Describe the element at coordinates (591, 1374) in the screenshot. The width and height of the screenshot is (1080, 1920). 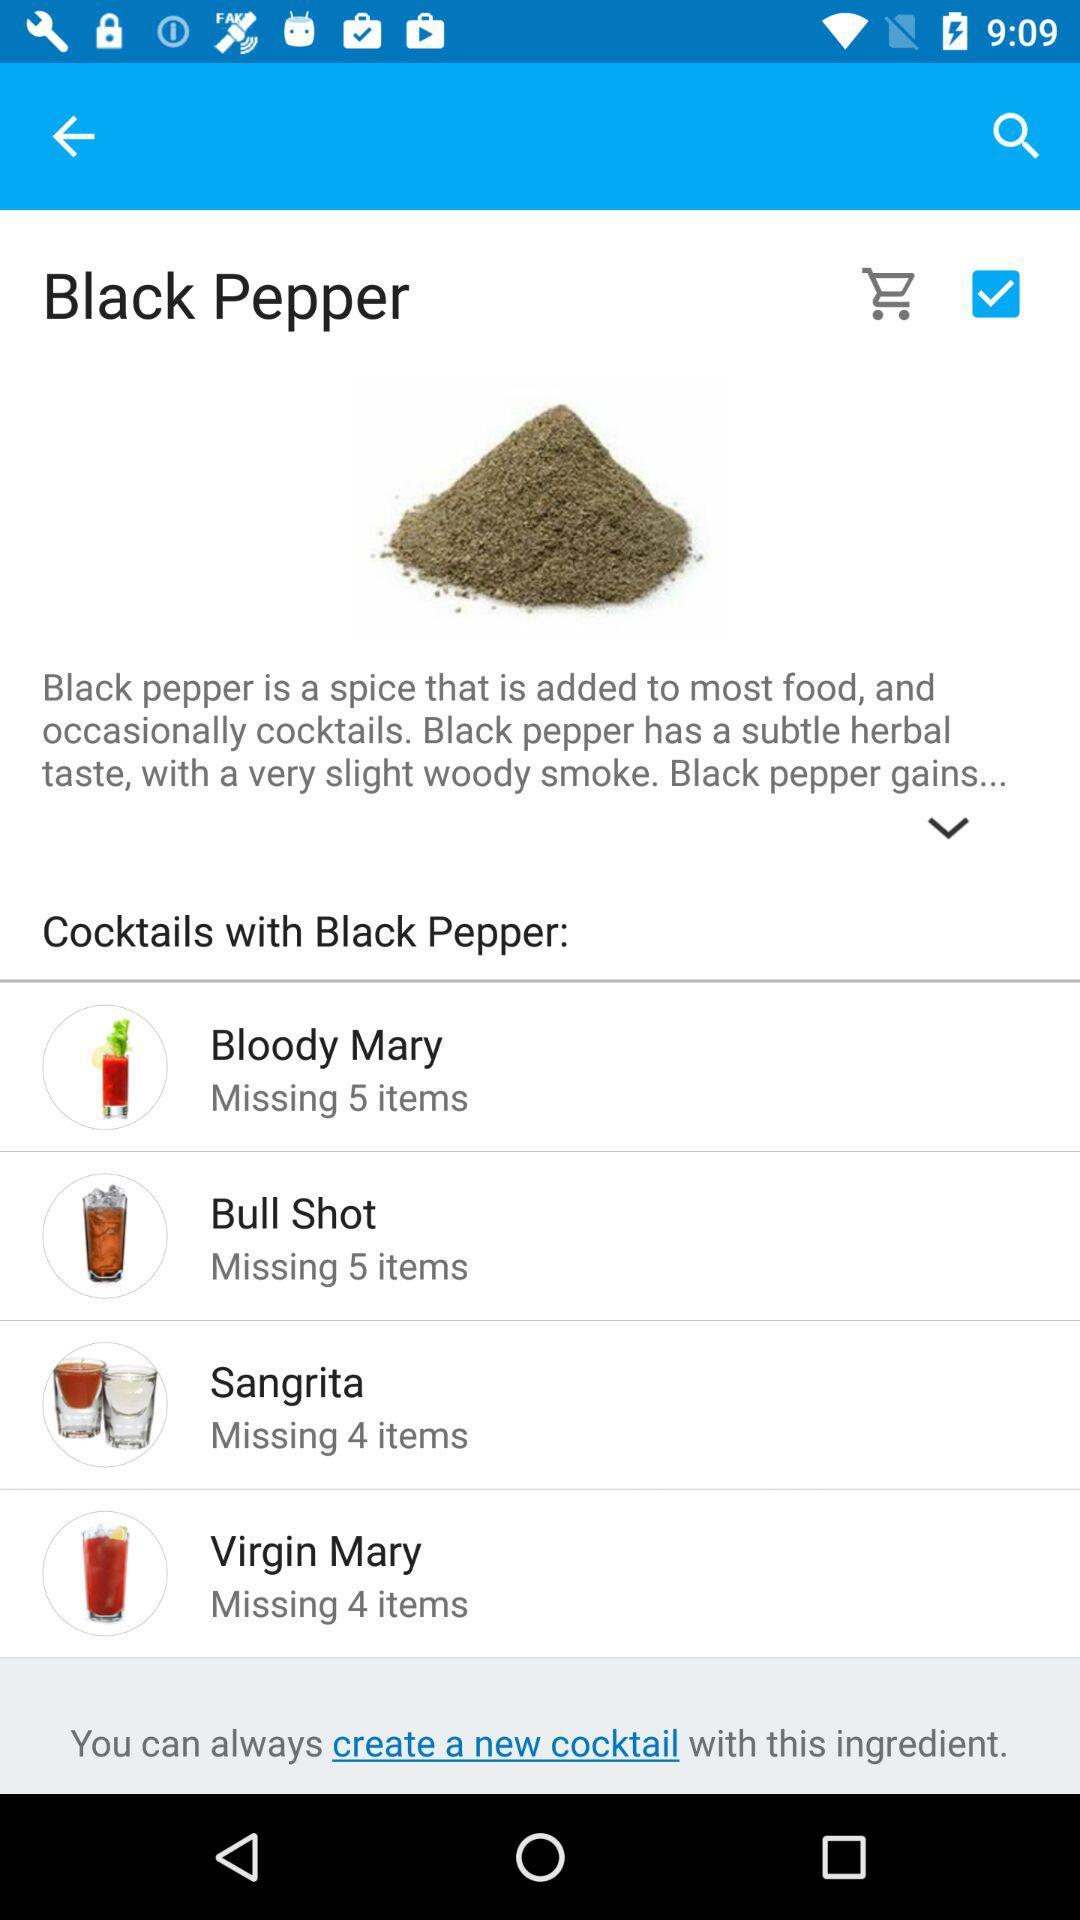
I see `the icon above the missing 4 items item` at that location.